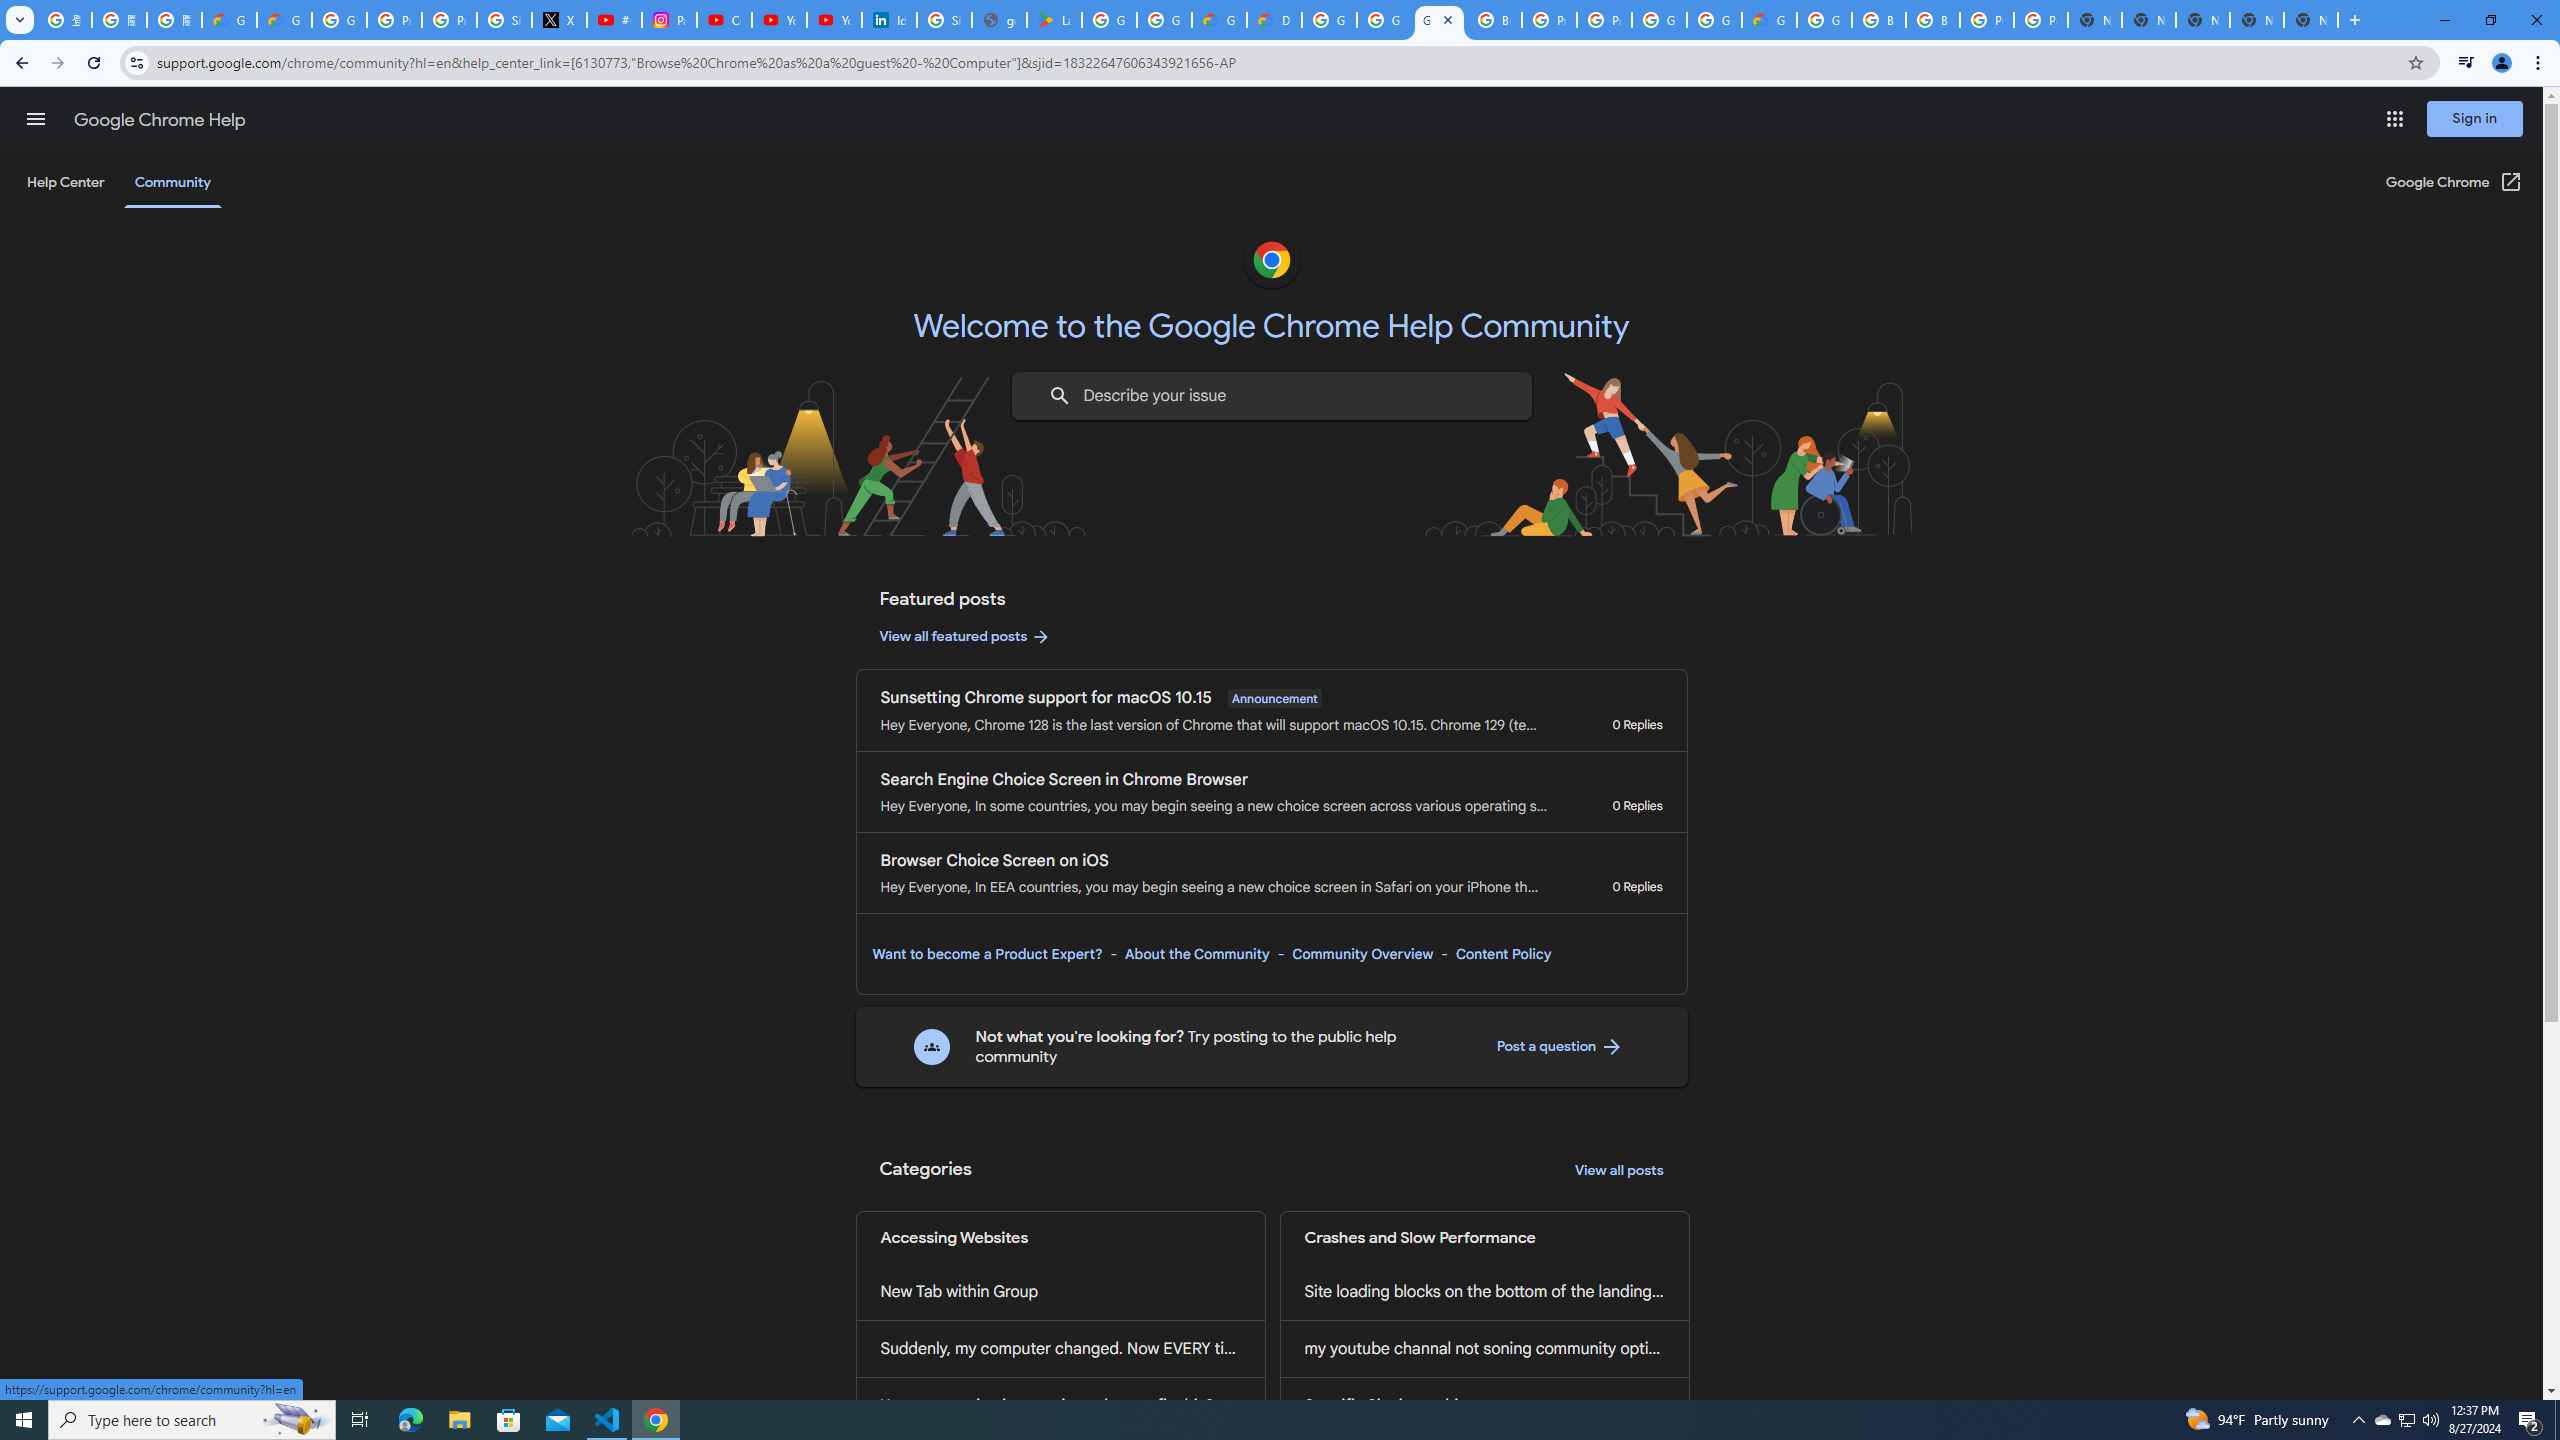 Image resolution: width=2560 pixels, height=1440 pixels. What do you see at coordinates (504, 19) in the screenshot?
I see `'Sign in - Google Accounts'` at bounding box center [504, 19].